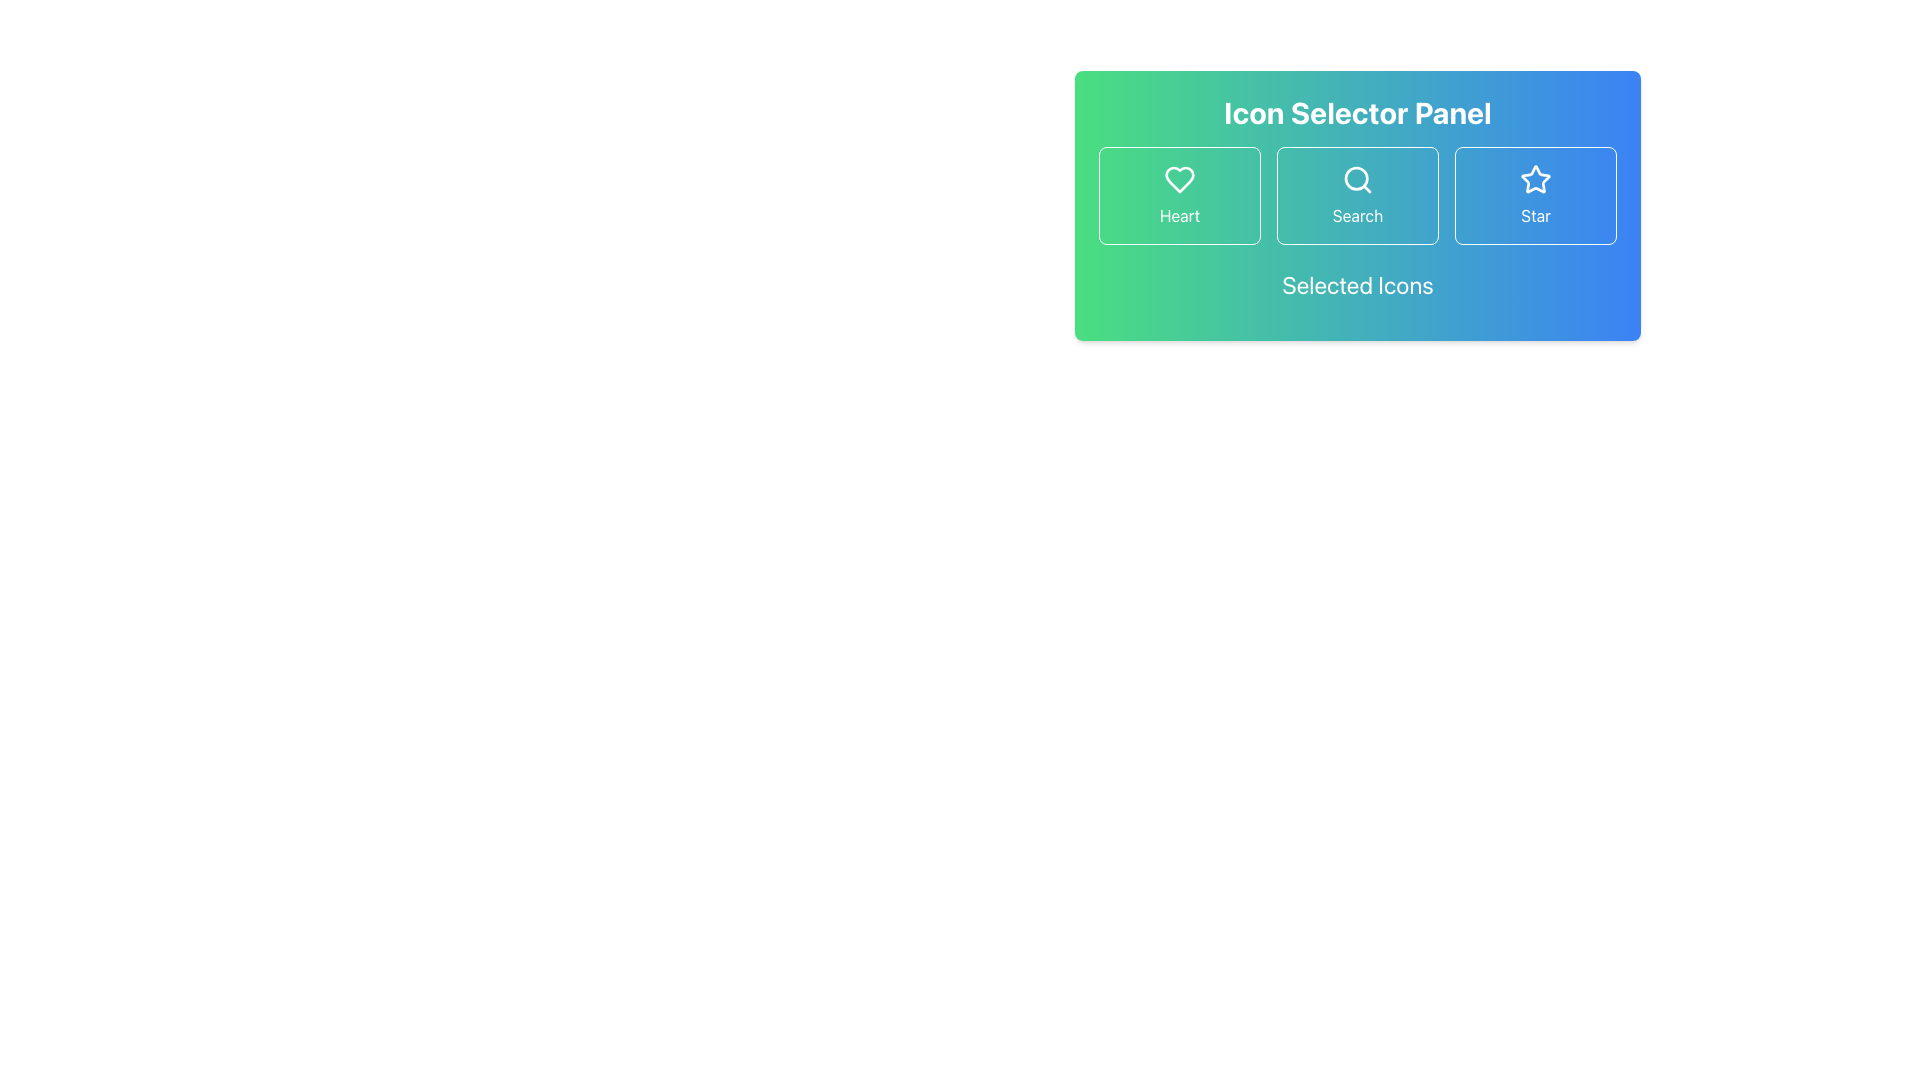 The height and width of the screenshot is (1080, 1920). Describe the element at coordinates (1358, 205) in the screenshot. I see `an icon in the Interactive panel, which serves as a selector interface for choosing icons, to make a selection` at that location.